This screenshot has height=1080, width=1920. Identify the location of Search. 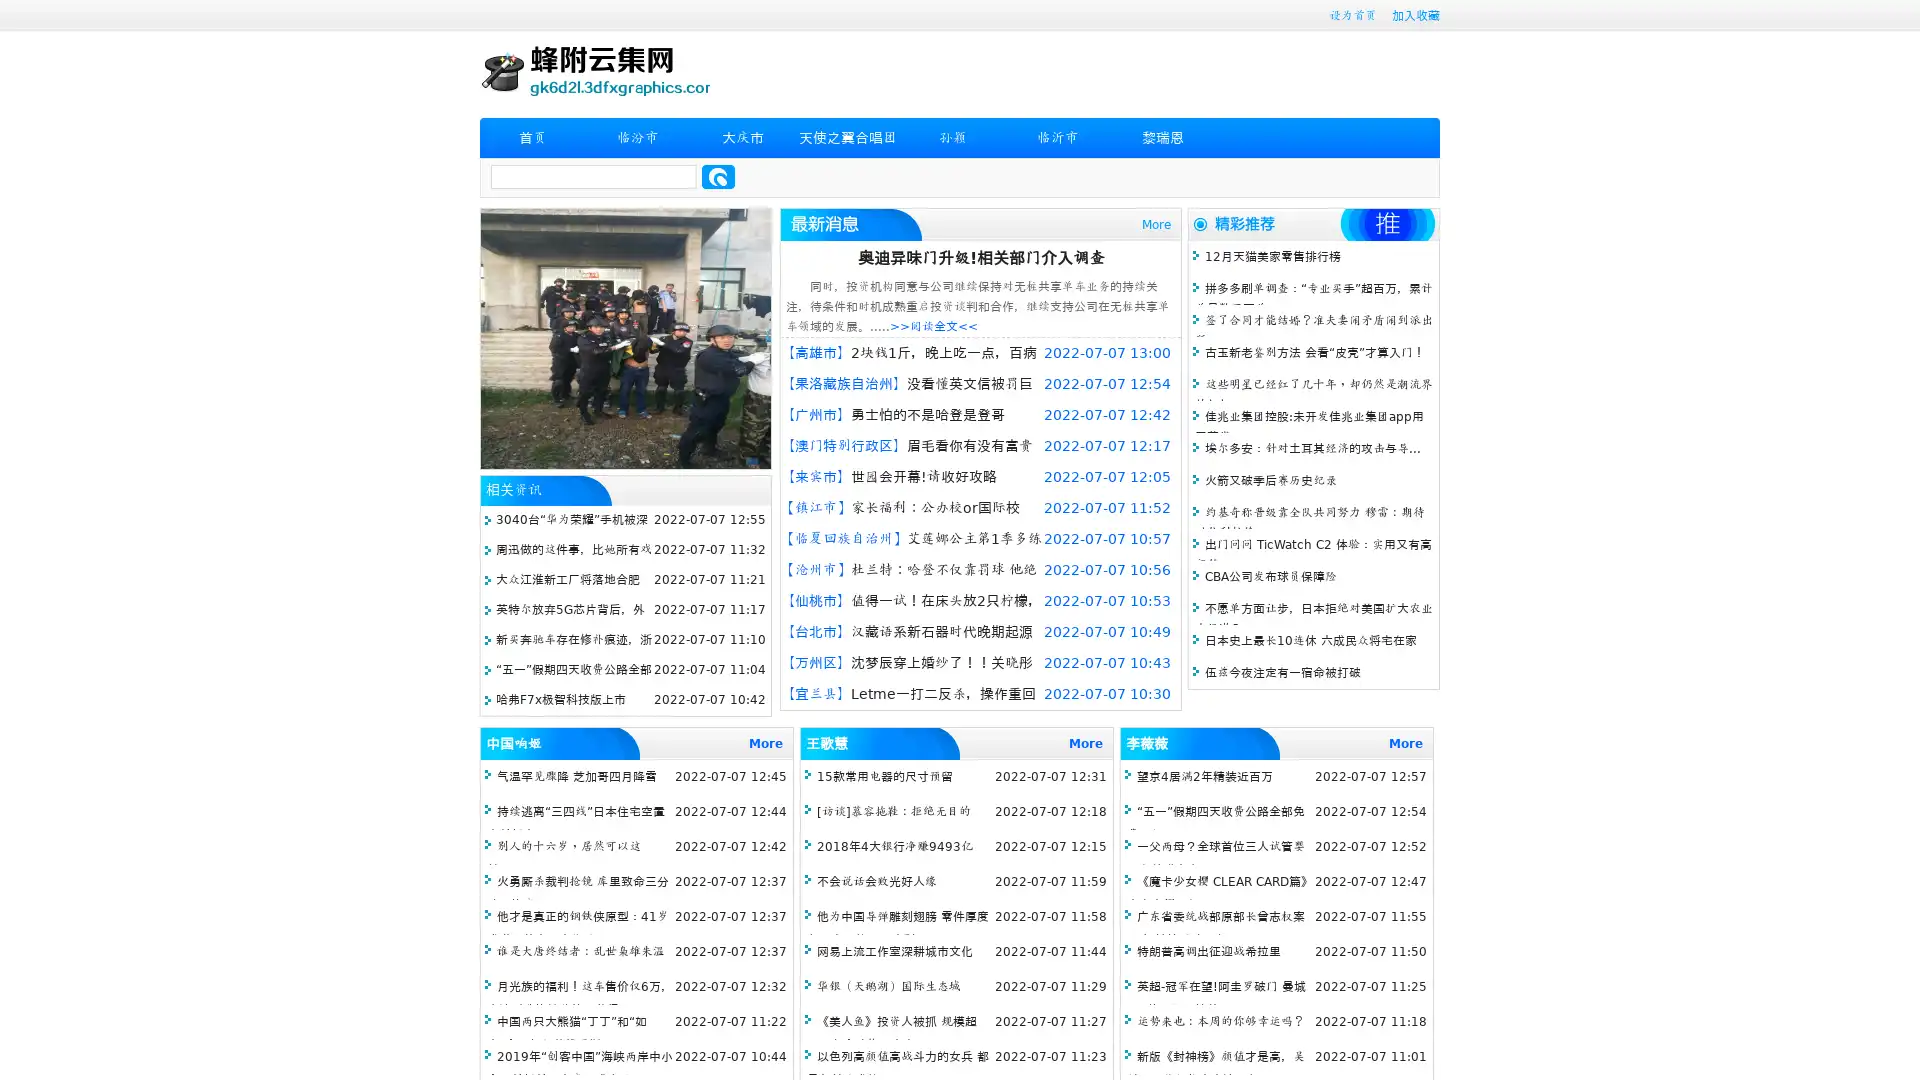
(718, 176).